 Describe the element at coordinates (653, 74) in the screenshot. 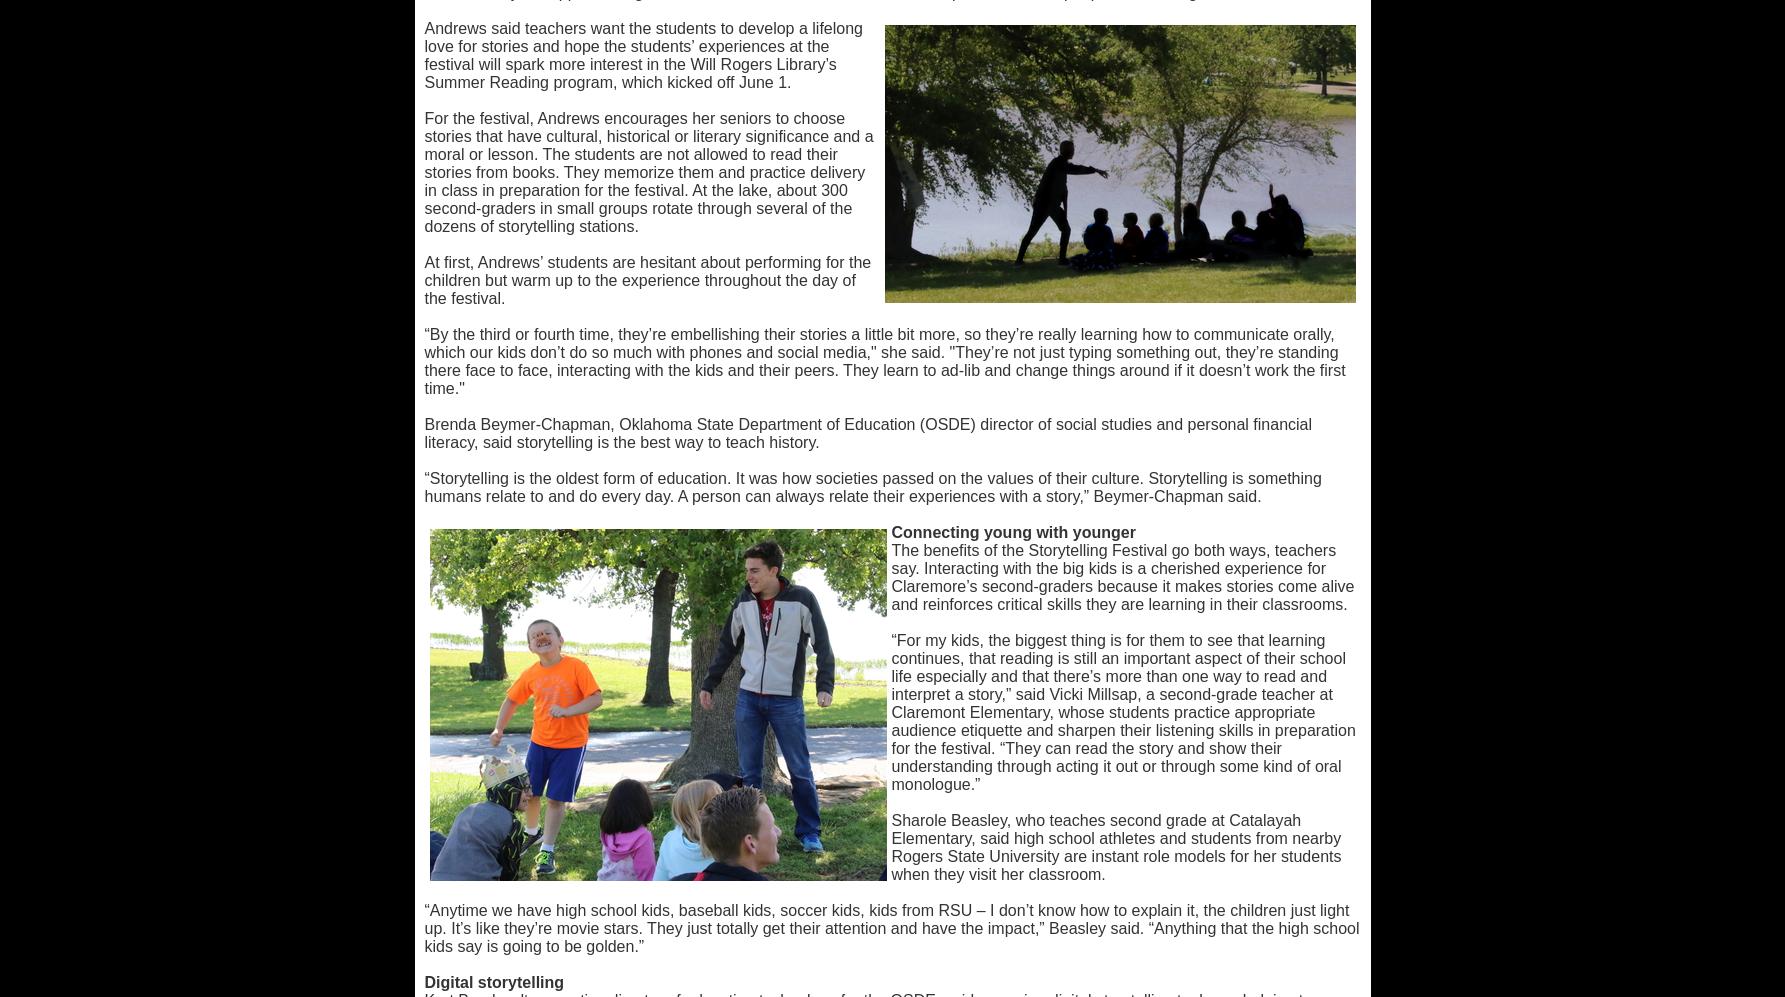

I see `'Teacher of the Year'` at that location.